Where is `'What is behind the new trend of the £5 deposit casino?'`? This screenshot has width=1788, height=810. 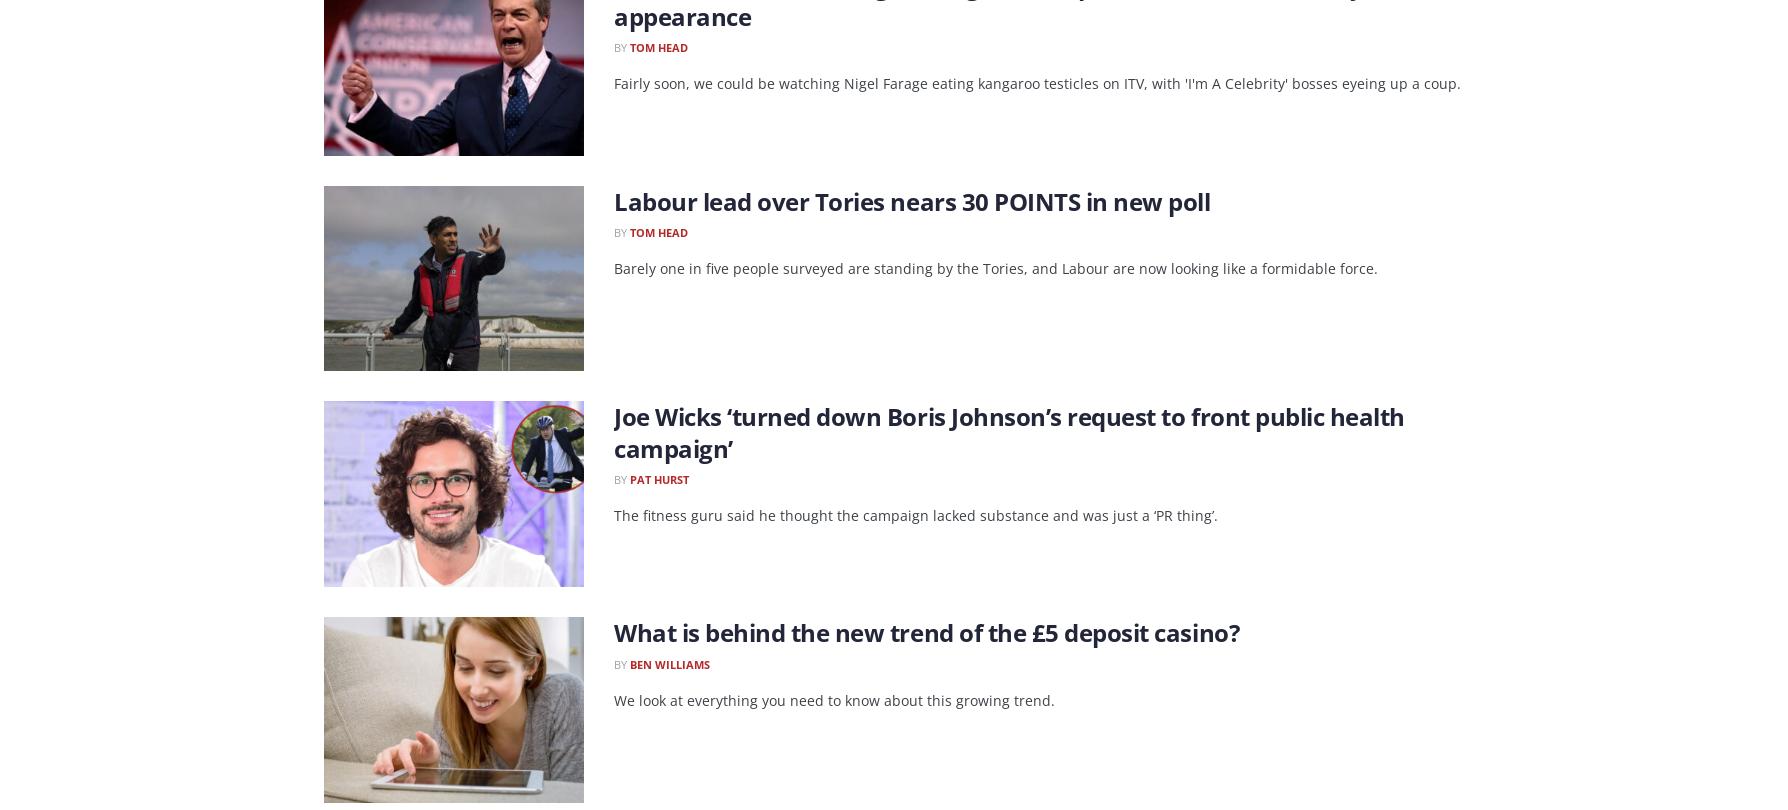 'What is behind the new trend of the £5 deposit casino?' is located at coordinates (926, 631).